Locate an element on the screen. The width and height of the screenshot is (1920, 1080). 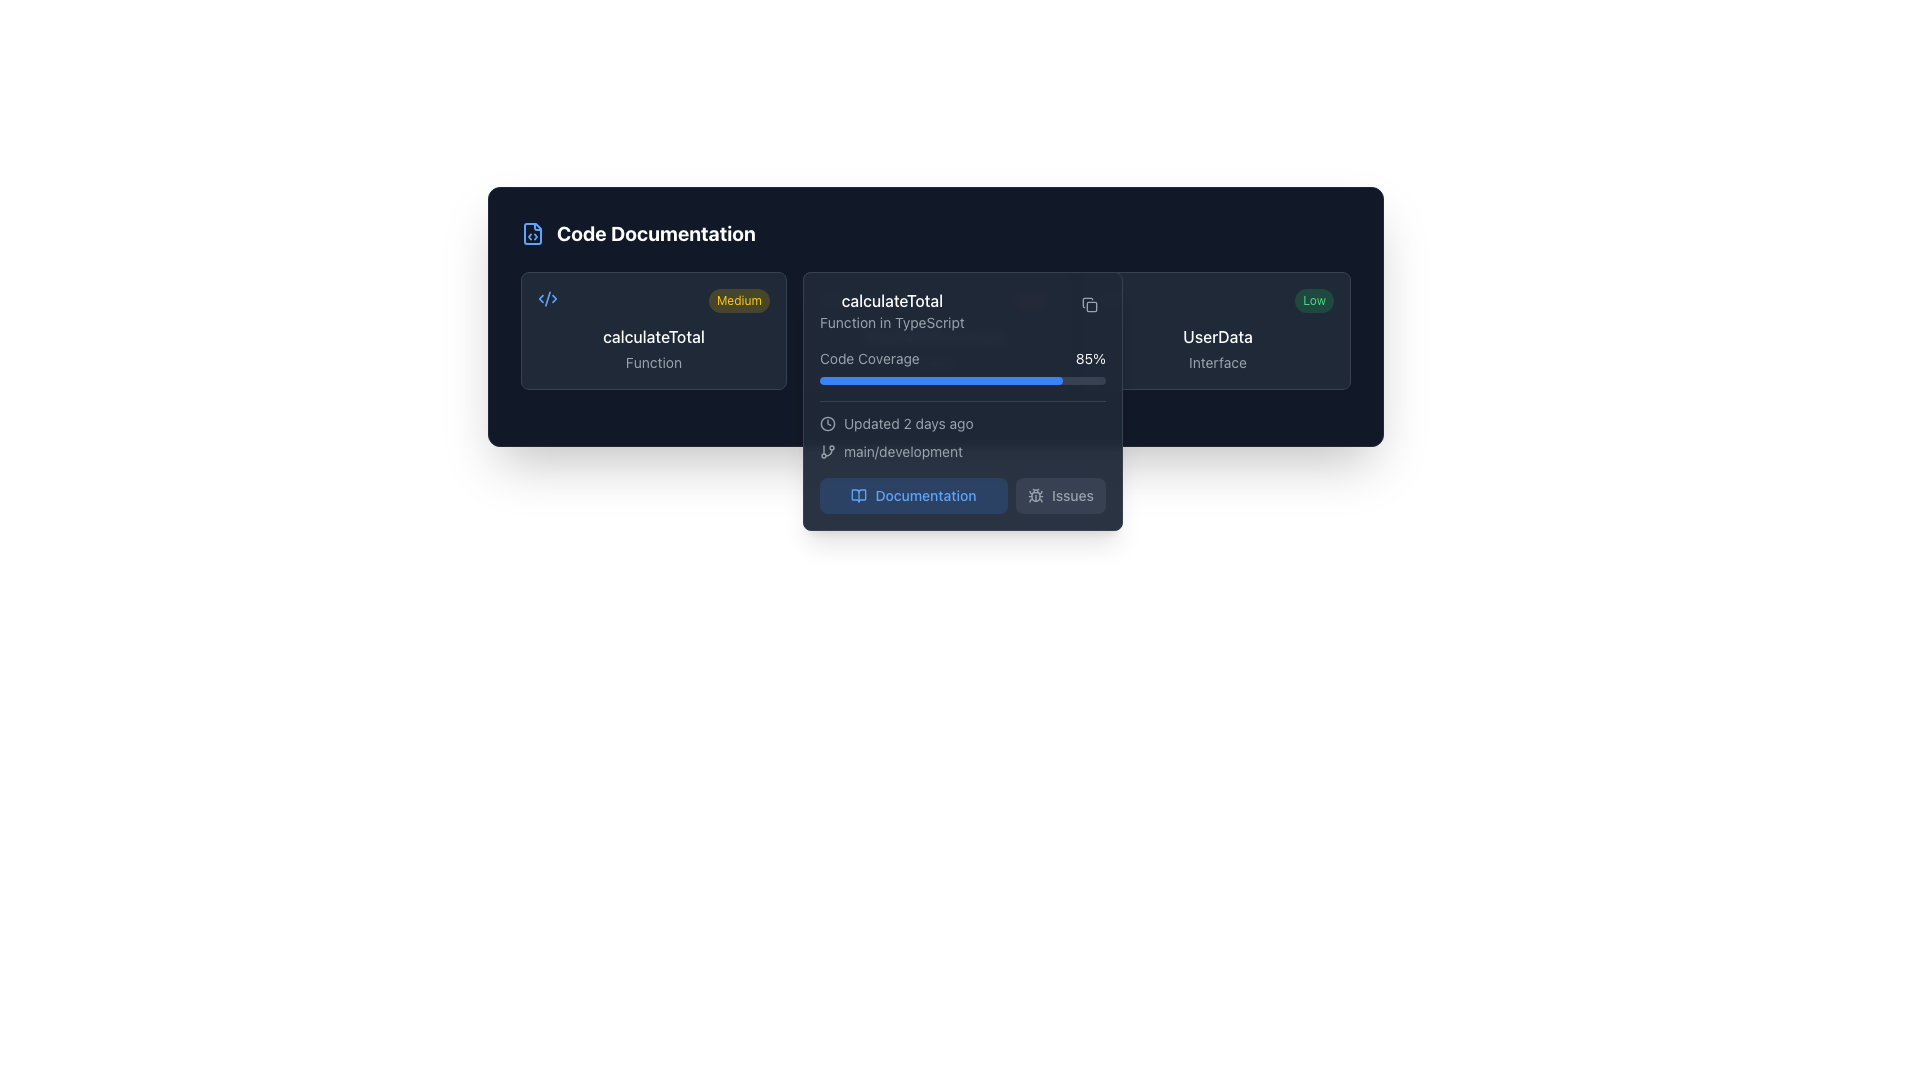
the 'UserData' information card located in the rightmost column of the grid is located at coordinates (1217, 330).